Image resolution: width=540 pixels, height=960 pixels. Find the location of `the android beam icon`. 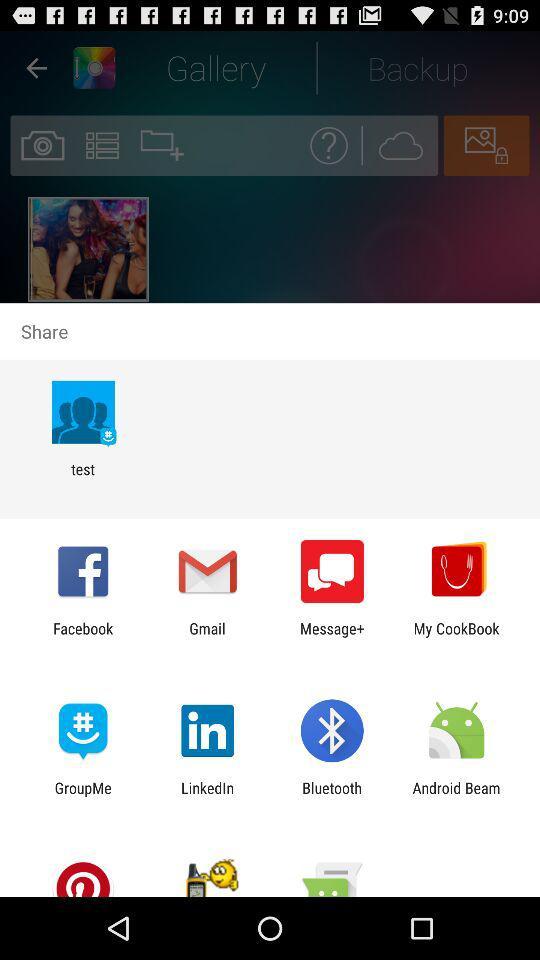

the android beam icon is located at coordinates (456, 796).